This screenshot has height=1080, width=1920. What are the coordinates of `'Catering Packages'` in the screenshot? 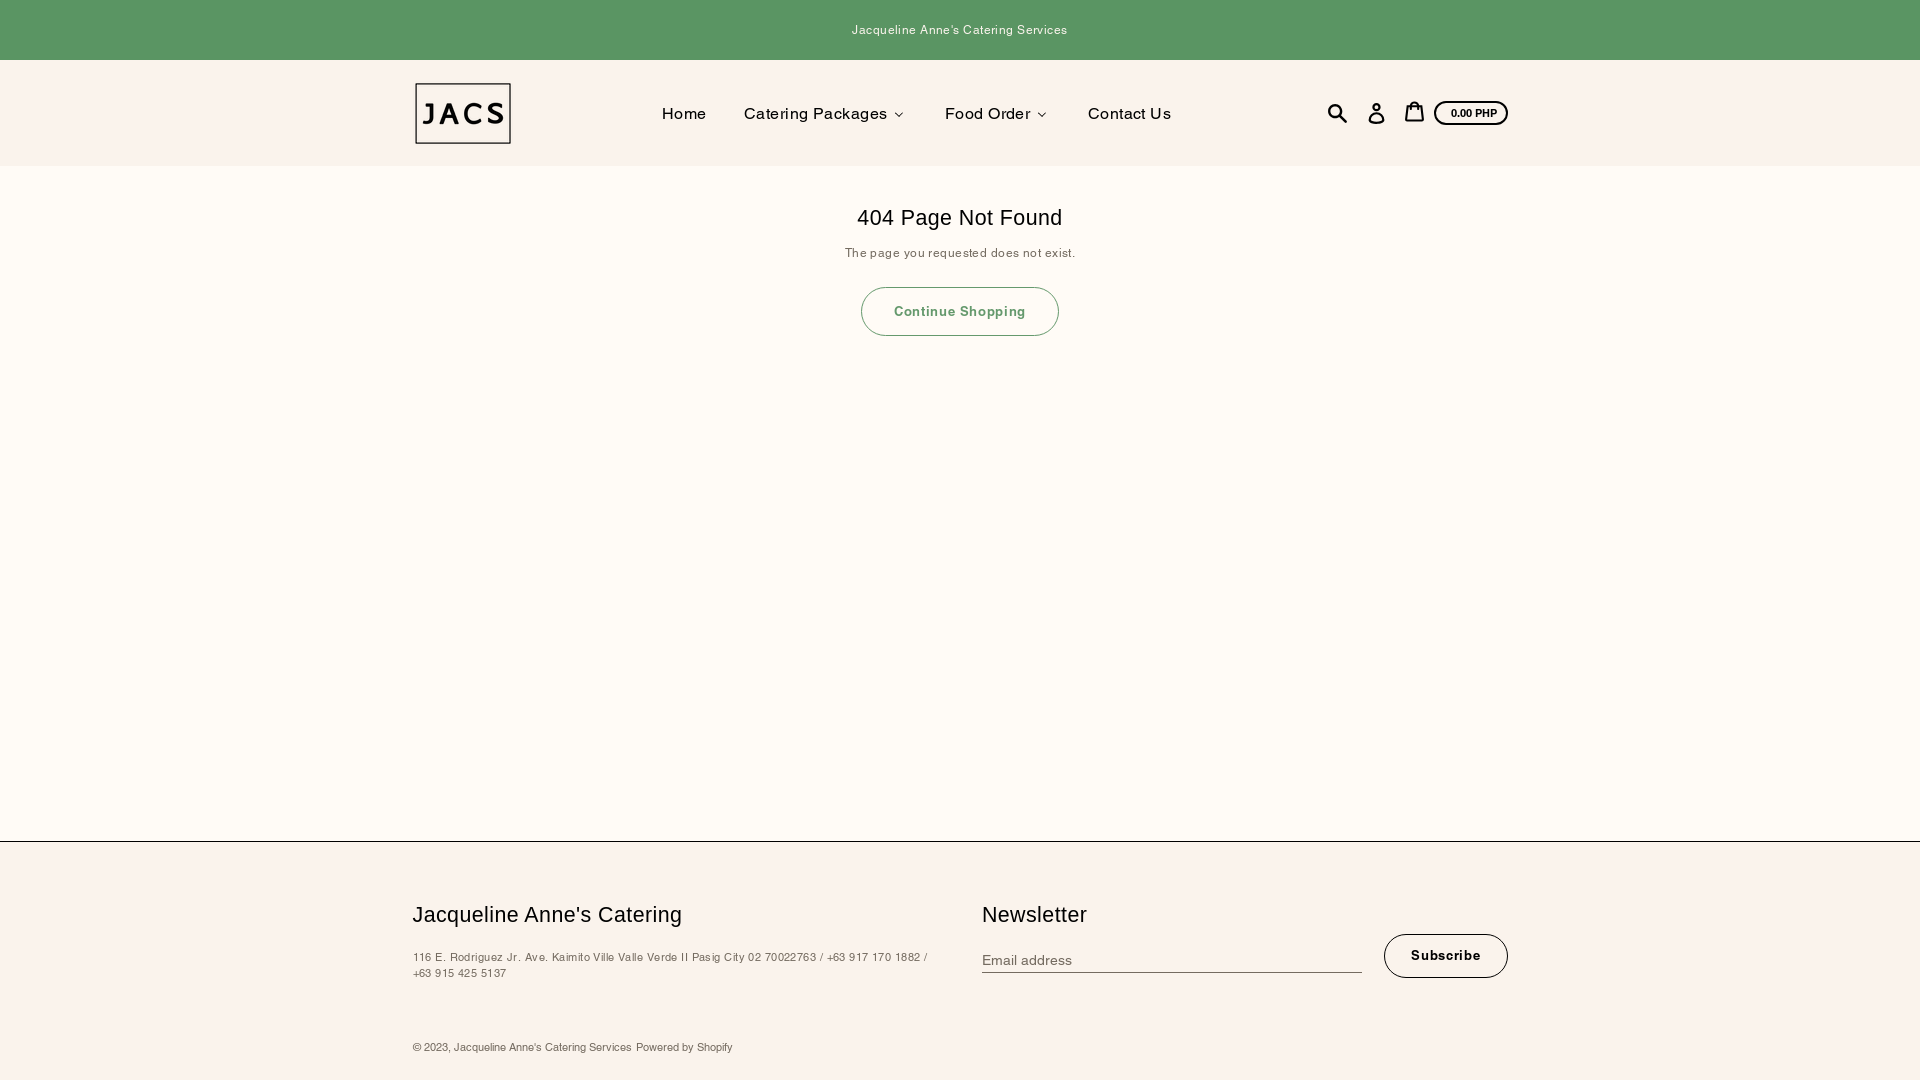 It's located at (824, 113).